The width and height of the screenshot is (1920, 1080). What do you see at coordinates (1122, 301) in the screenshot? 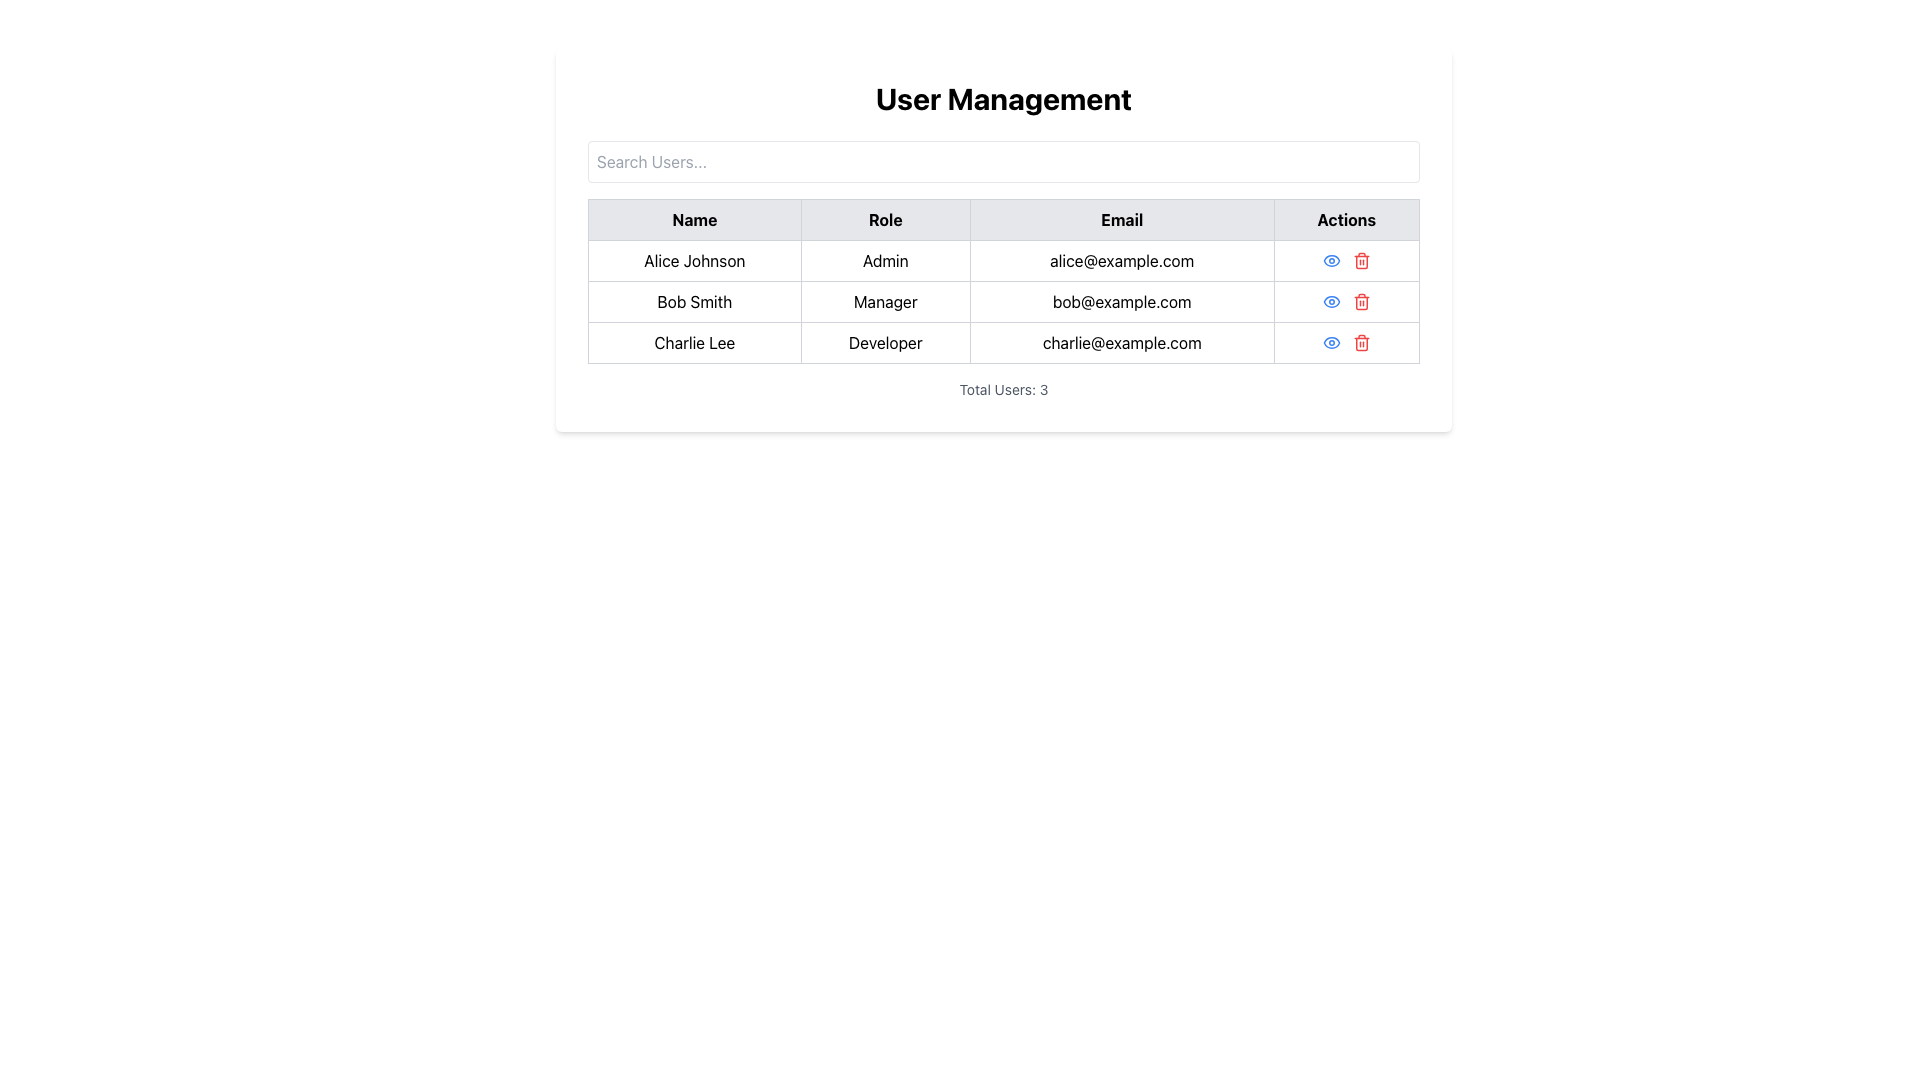
I see `text content of the Text Label displaying 'bob@example.com' located in the second row of the table under the 'Email' column` at bounding box center [1122, 301].